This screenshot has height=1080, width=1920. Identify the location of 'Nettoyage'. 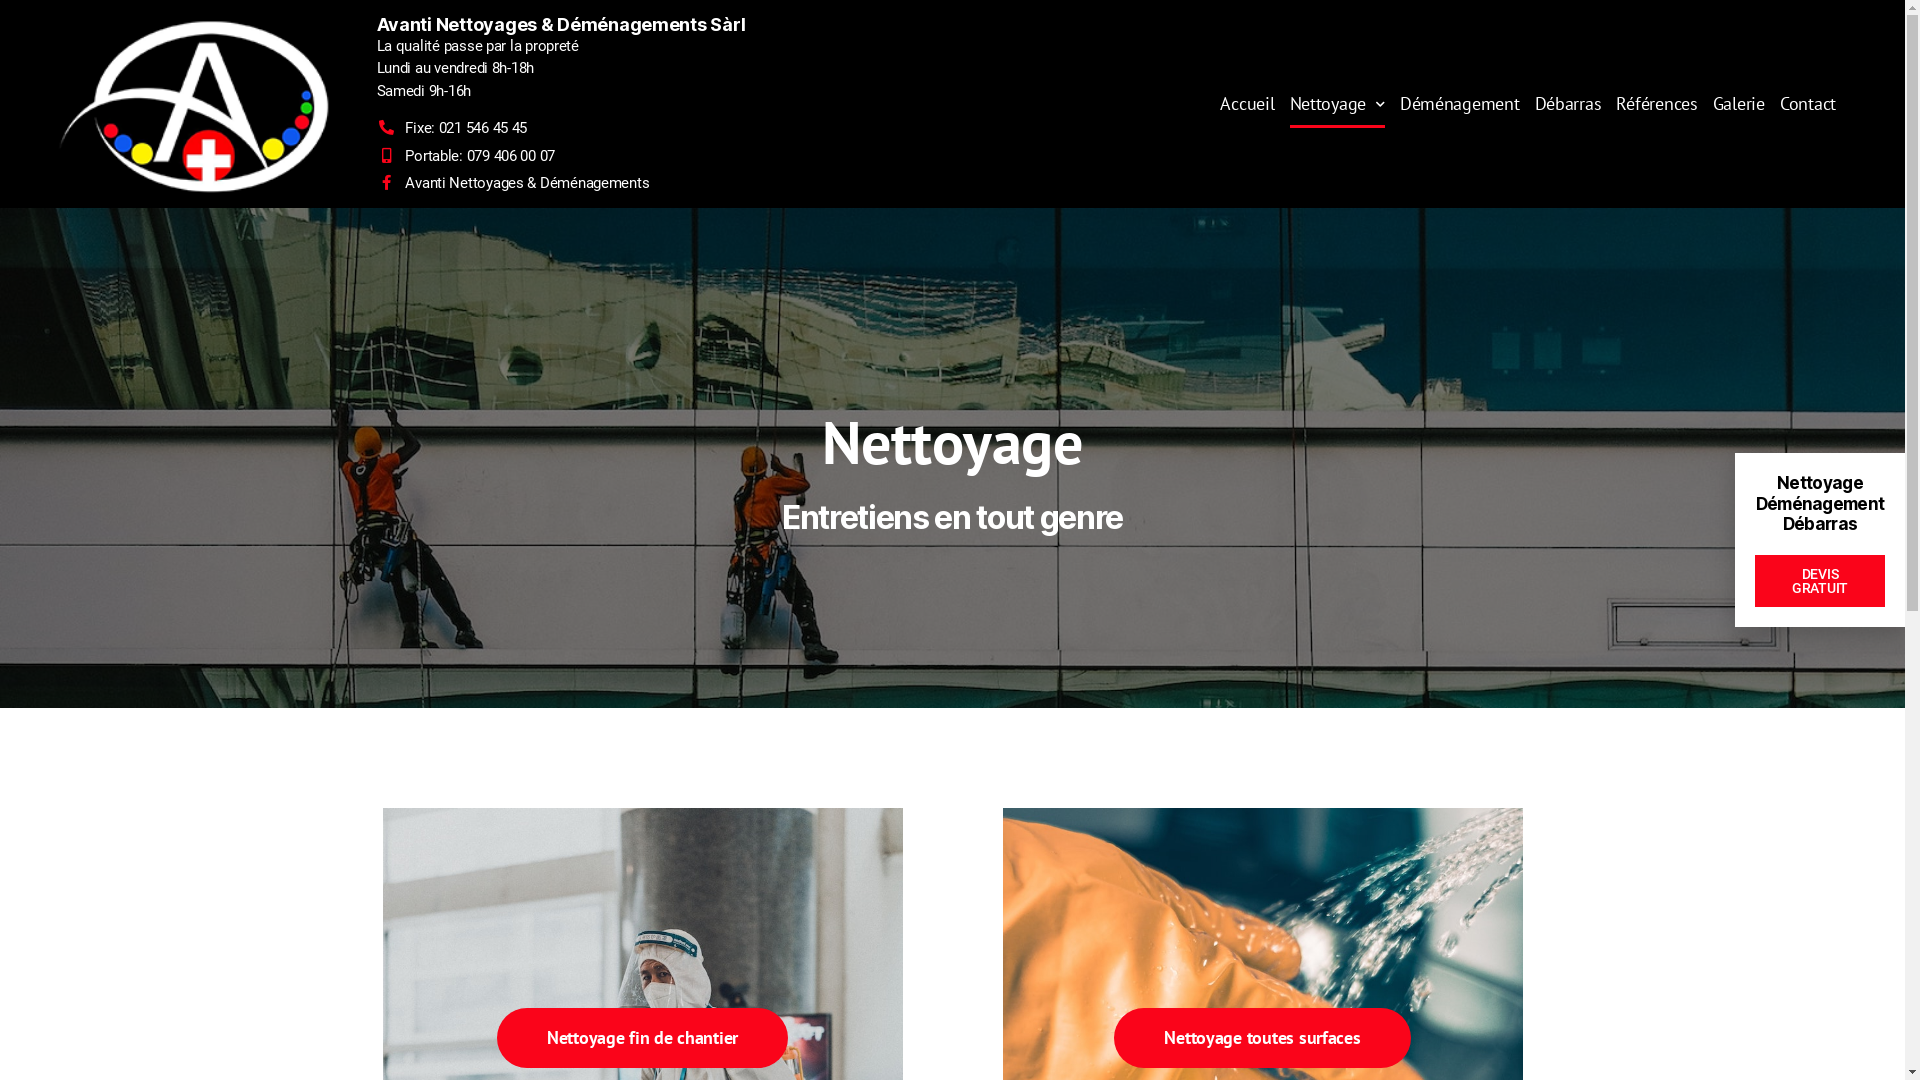
(1337, 104).